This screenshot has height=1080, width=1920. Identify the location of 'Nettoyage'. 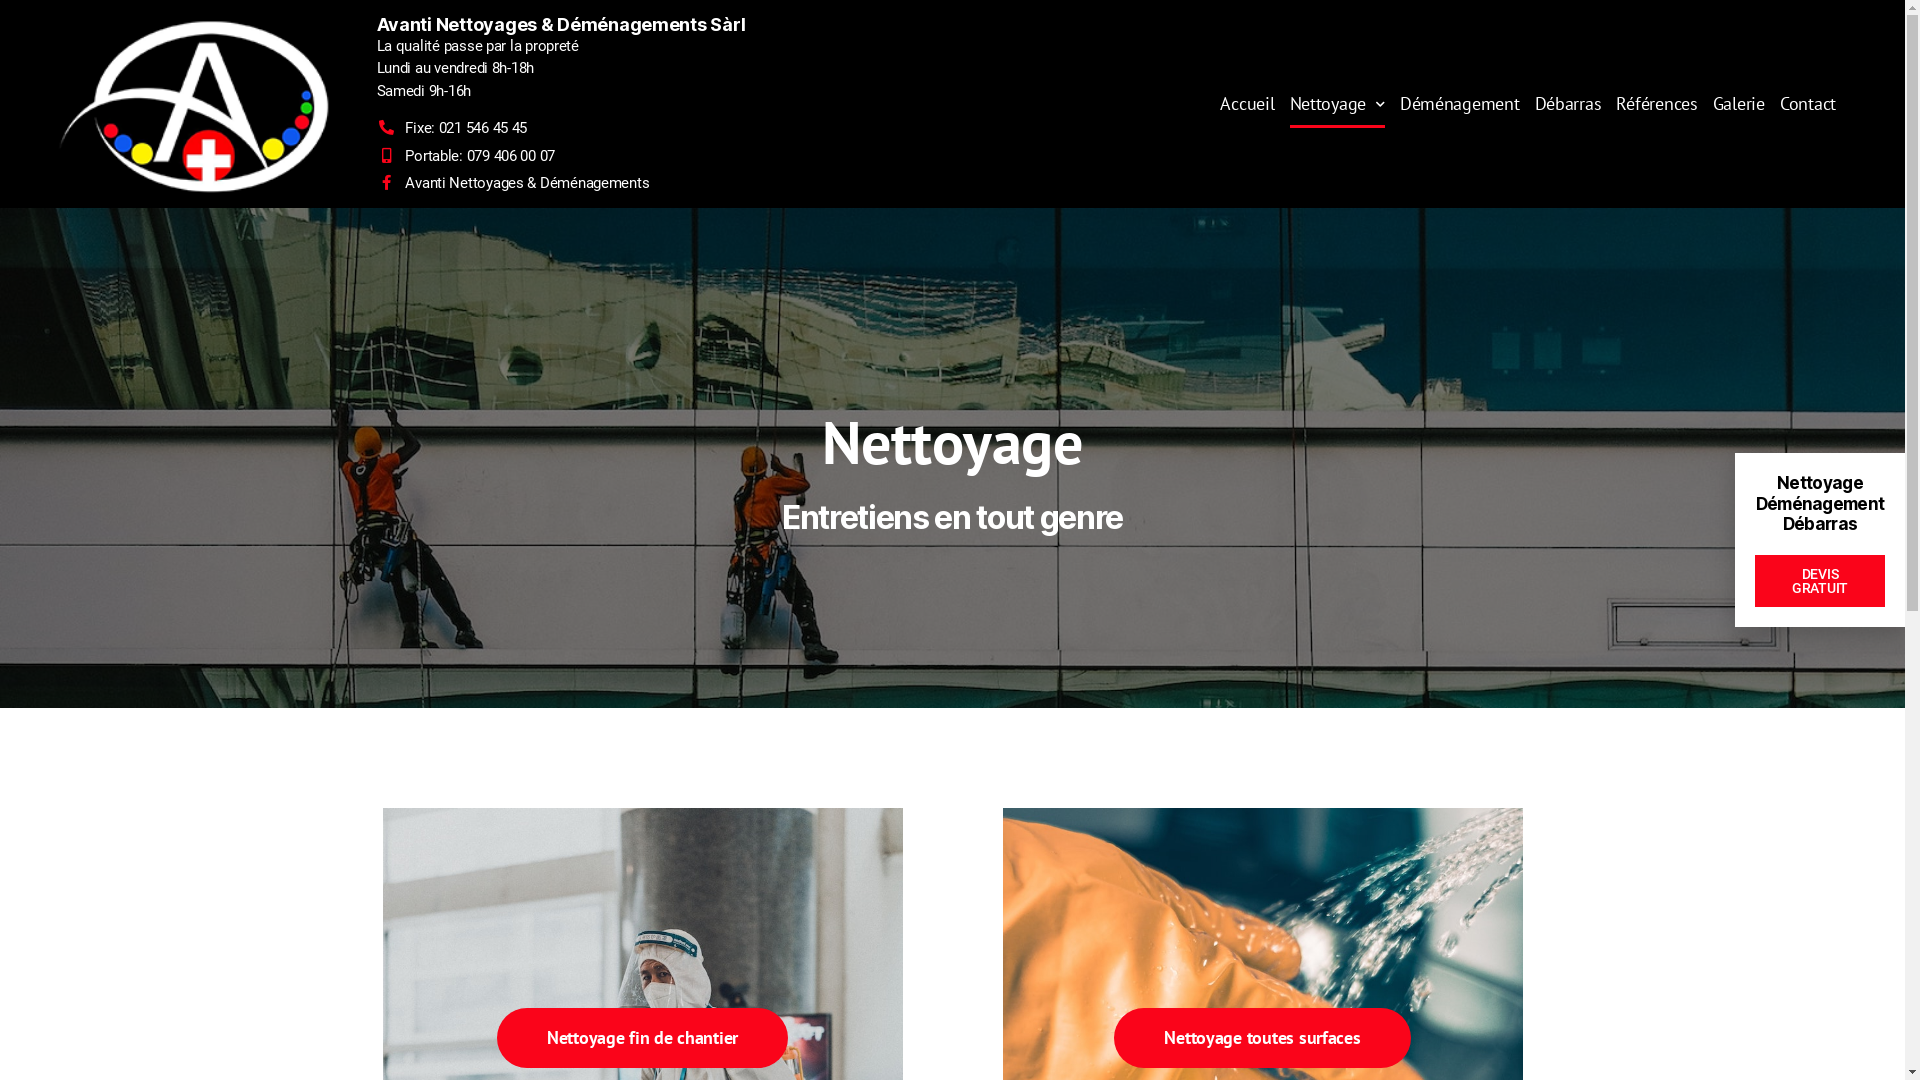
(1337, 104).